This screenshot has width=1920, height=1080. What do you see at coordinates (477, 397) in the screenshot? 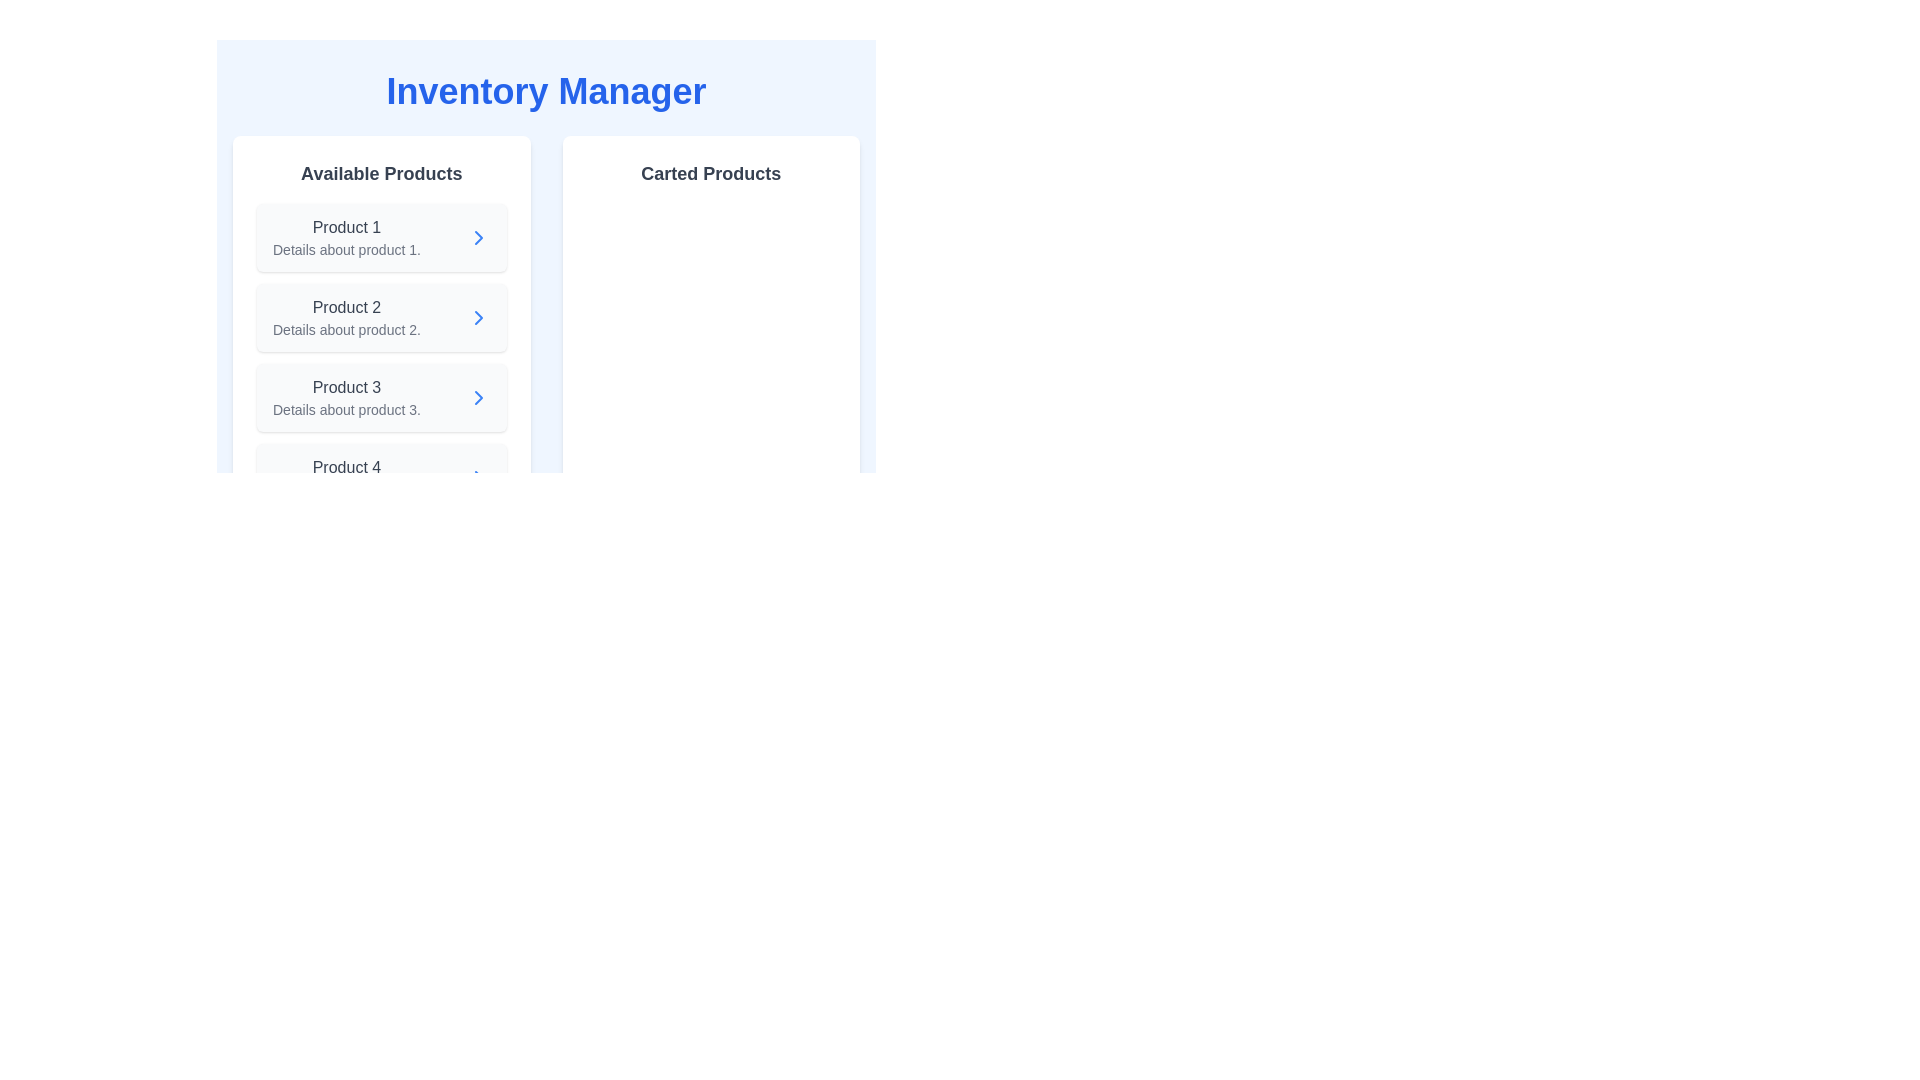
I see `the blue rightward-pointing arrow icon button located to the right side of the text 'Product 3' within the card labeled 'Product 3'` at bounding box center [477, 397].